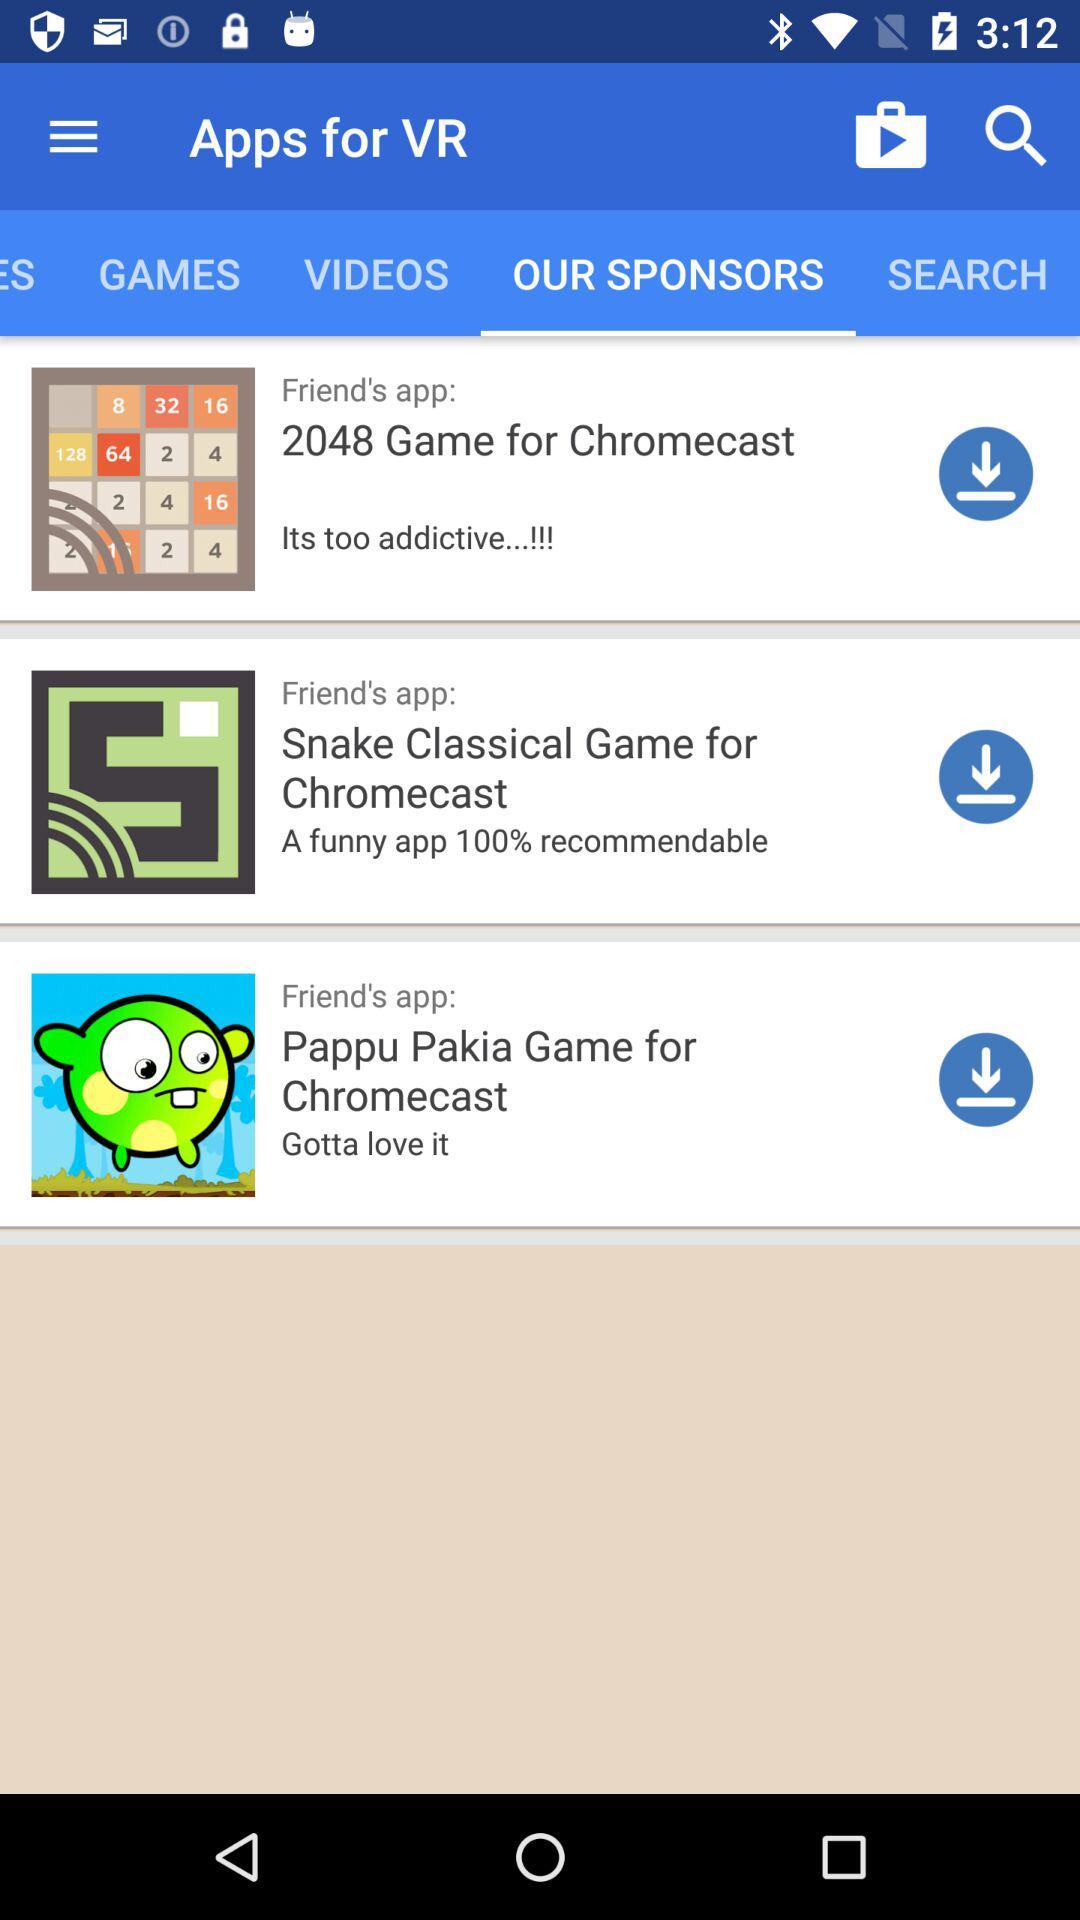 The width and height of the screenshot is (1080, 1920). Describe the element at coordinates (495, 566) in the screenshot. I see `the icon below 2048 game for icon` at that location.